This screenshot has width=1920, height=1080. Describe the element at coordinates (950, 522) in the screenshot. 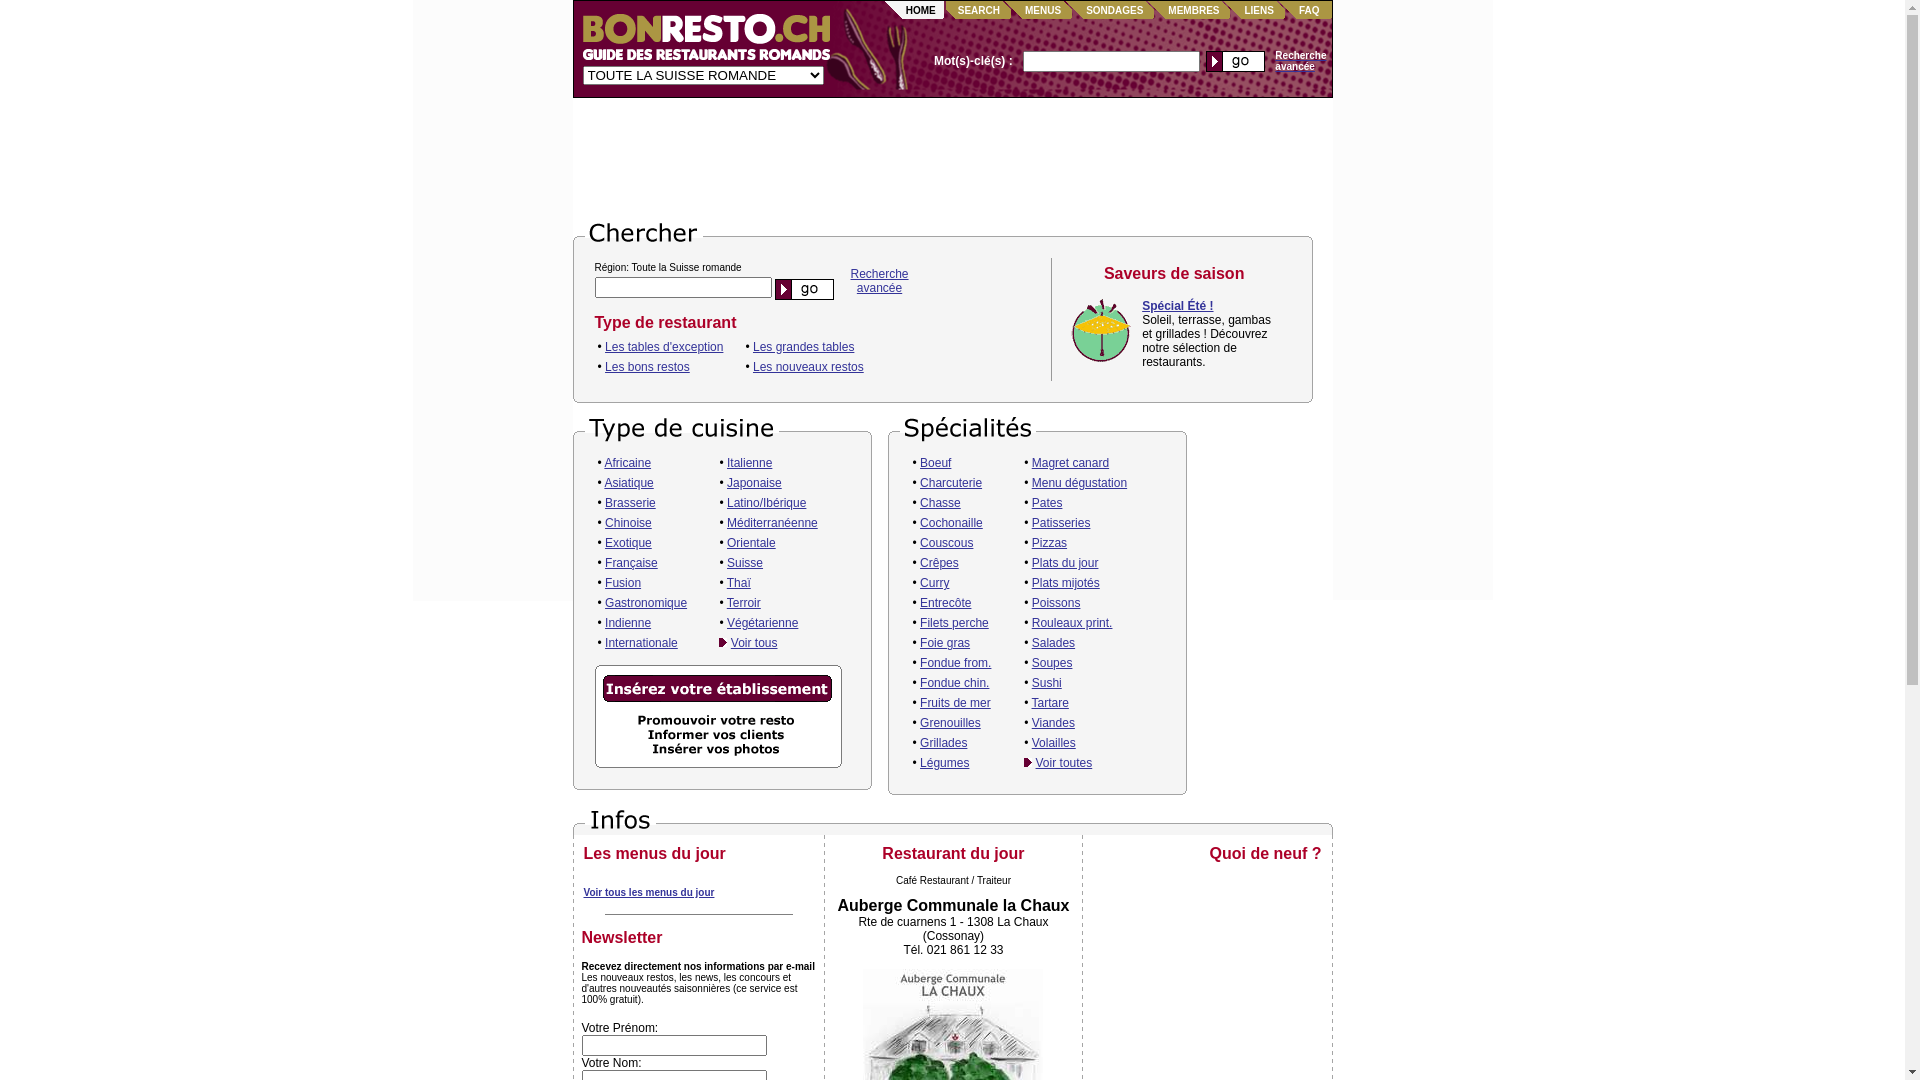

I see `'Cochonaille'` at that location.